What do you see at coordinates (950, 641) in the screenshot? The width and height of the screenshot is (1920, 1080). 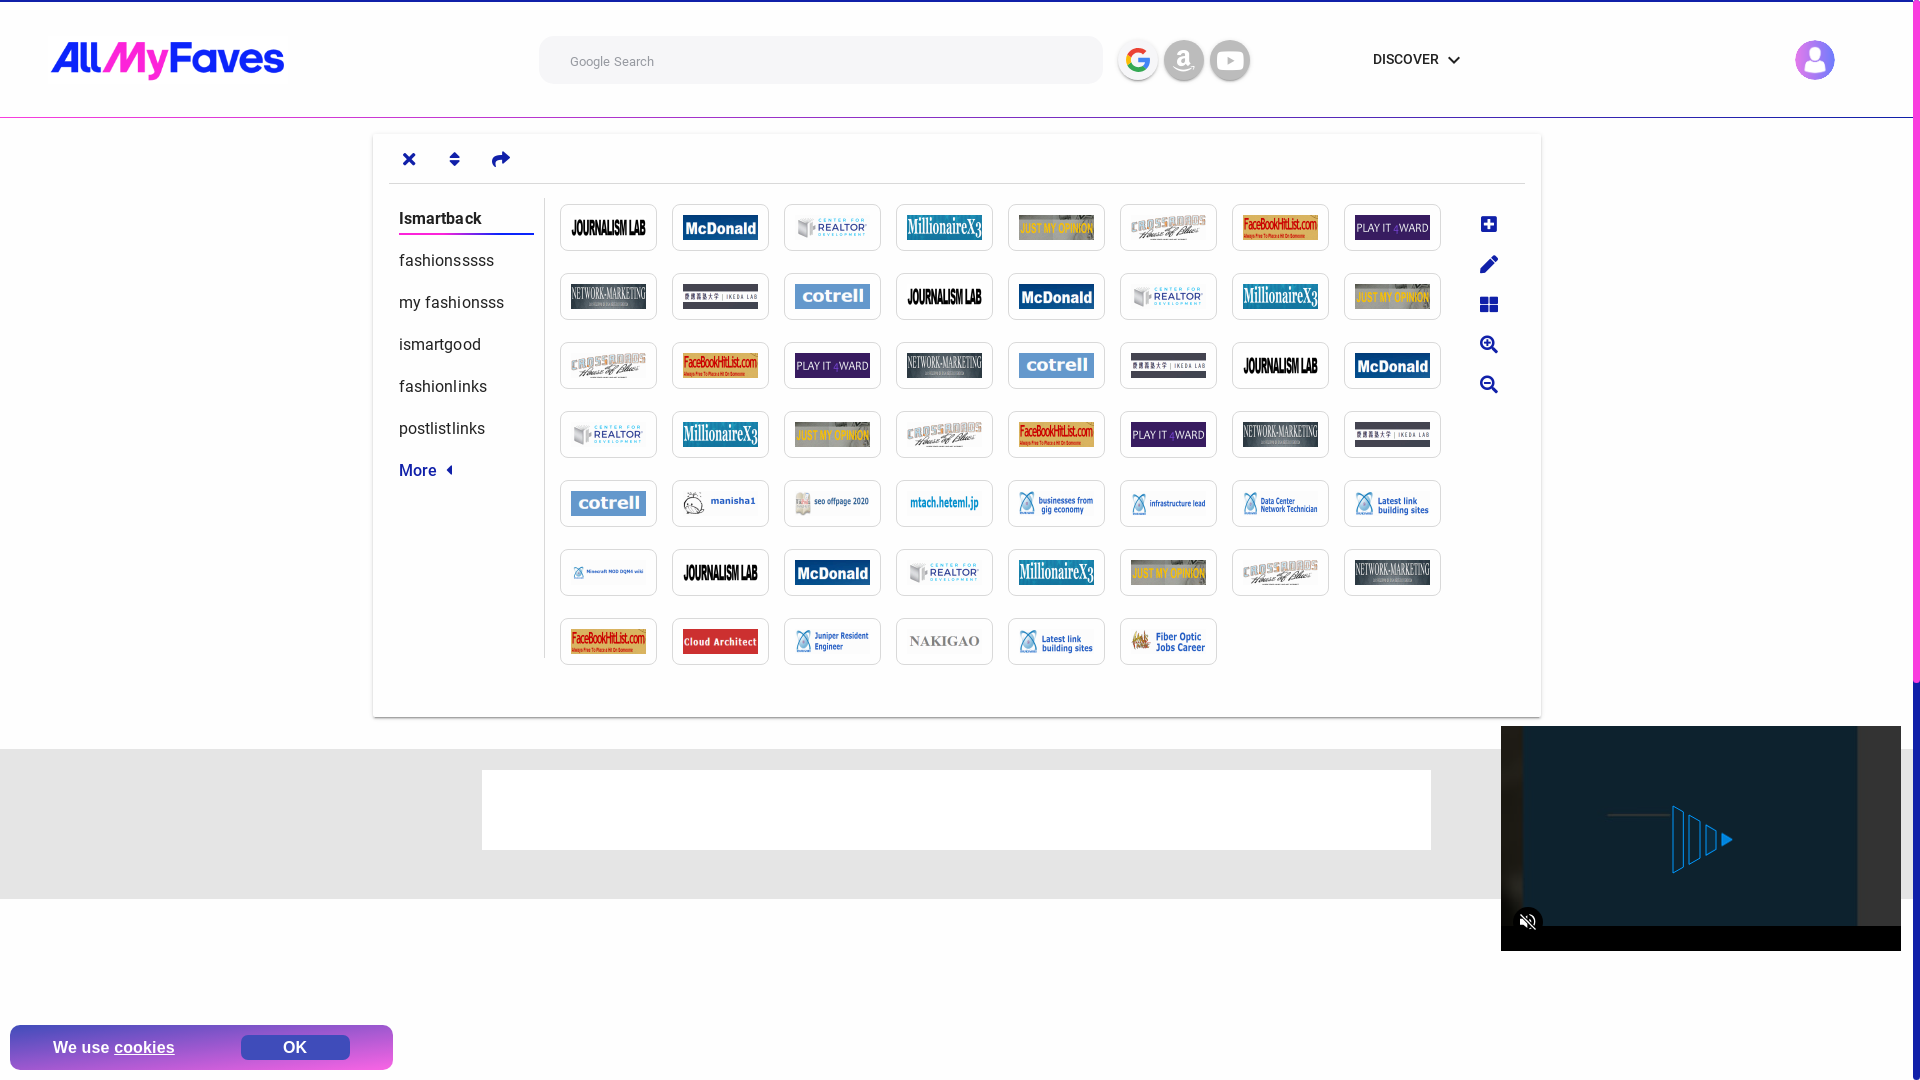 I see `'http://nakigao.sitemix.jp/nakiwiki/?dresses'` at bounding box center [950, 641].